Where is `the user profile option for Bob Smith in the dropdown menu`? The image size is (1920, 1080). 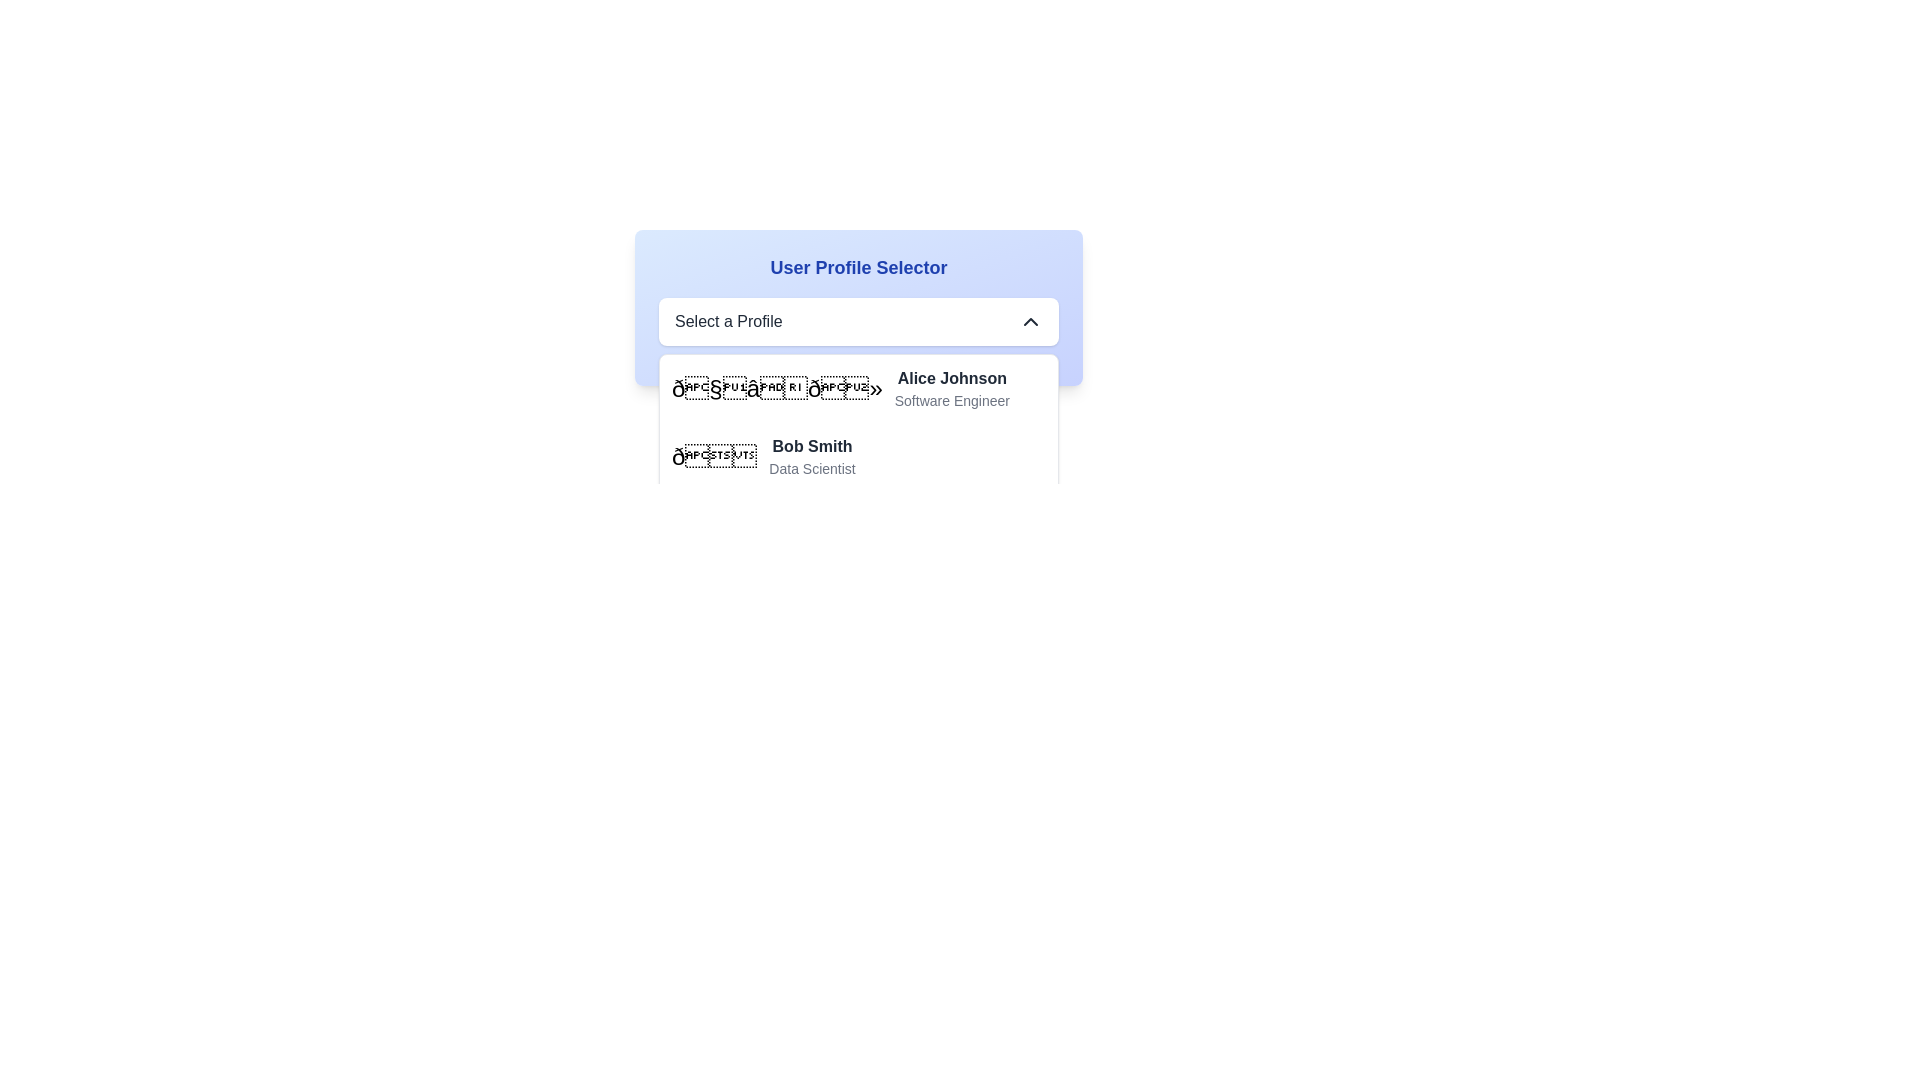
the user profile option for Bob Smith in the dropdown menu is located at coordinates (812, 456).